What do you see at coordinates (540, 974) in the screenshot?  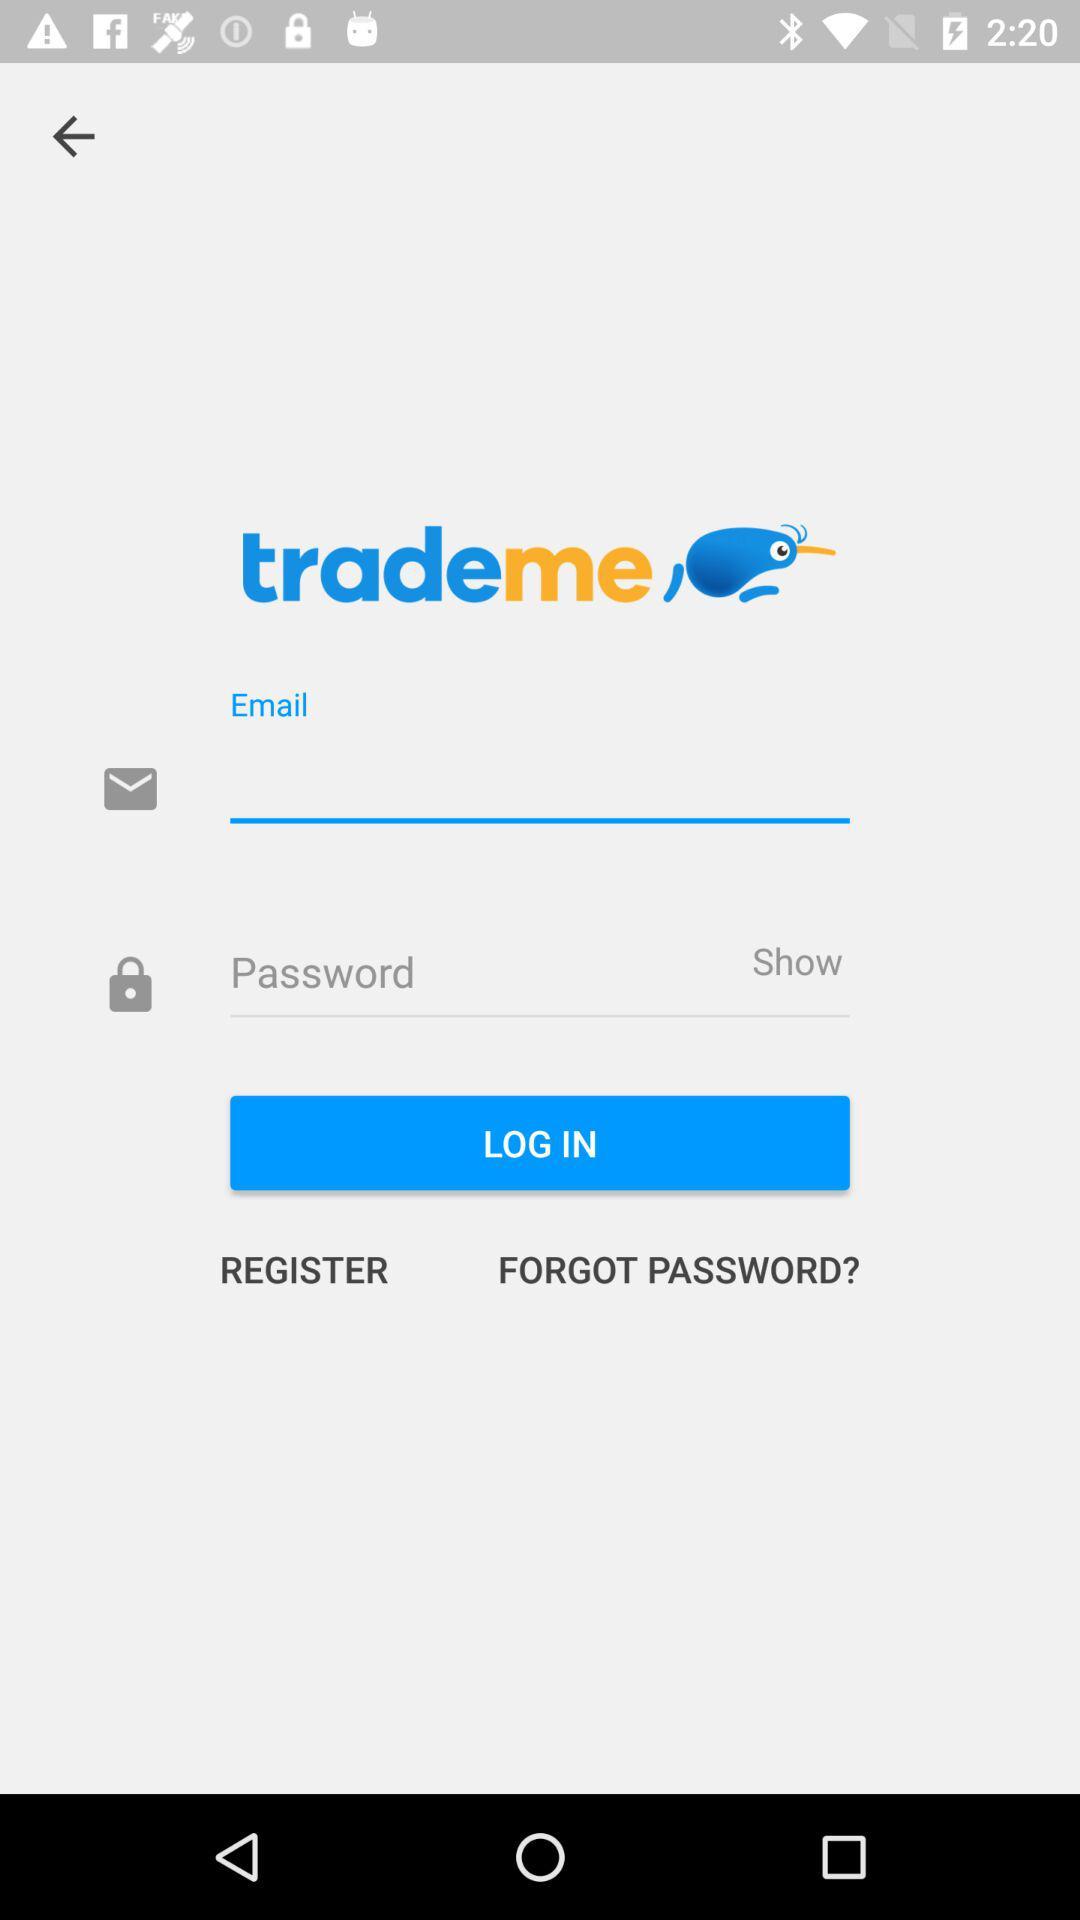 I see `password` at bounding box center [540, 974].